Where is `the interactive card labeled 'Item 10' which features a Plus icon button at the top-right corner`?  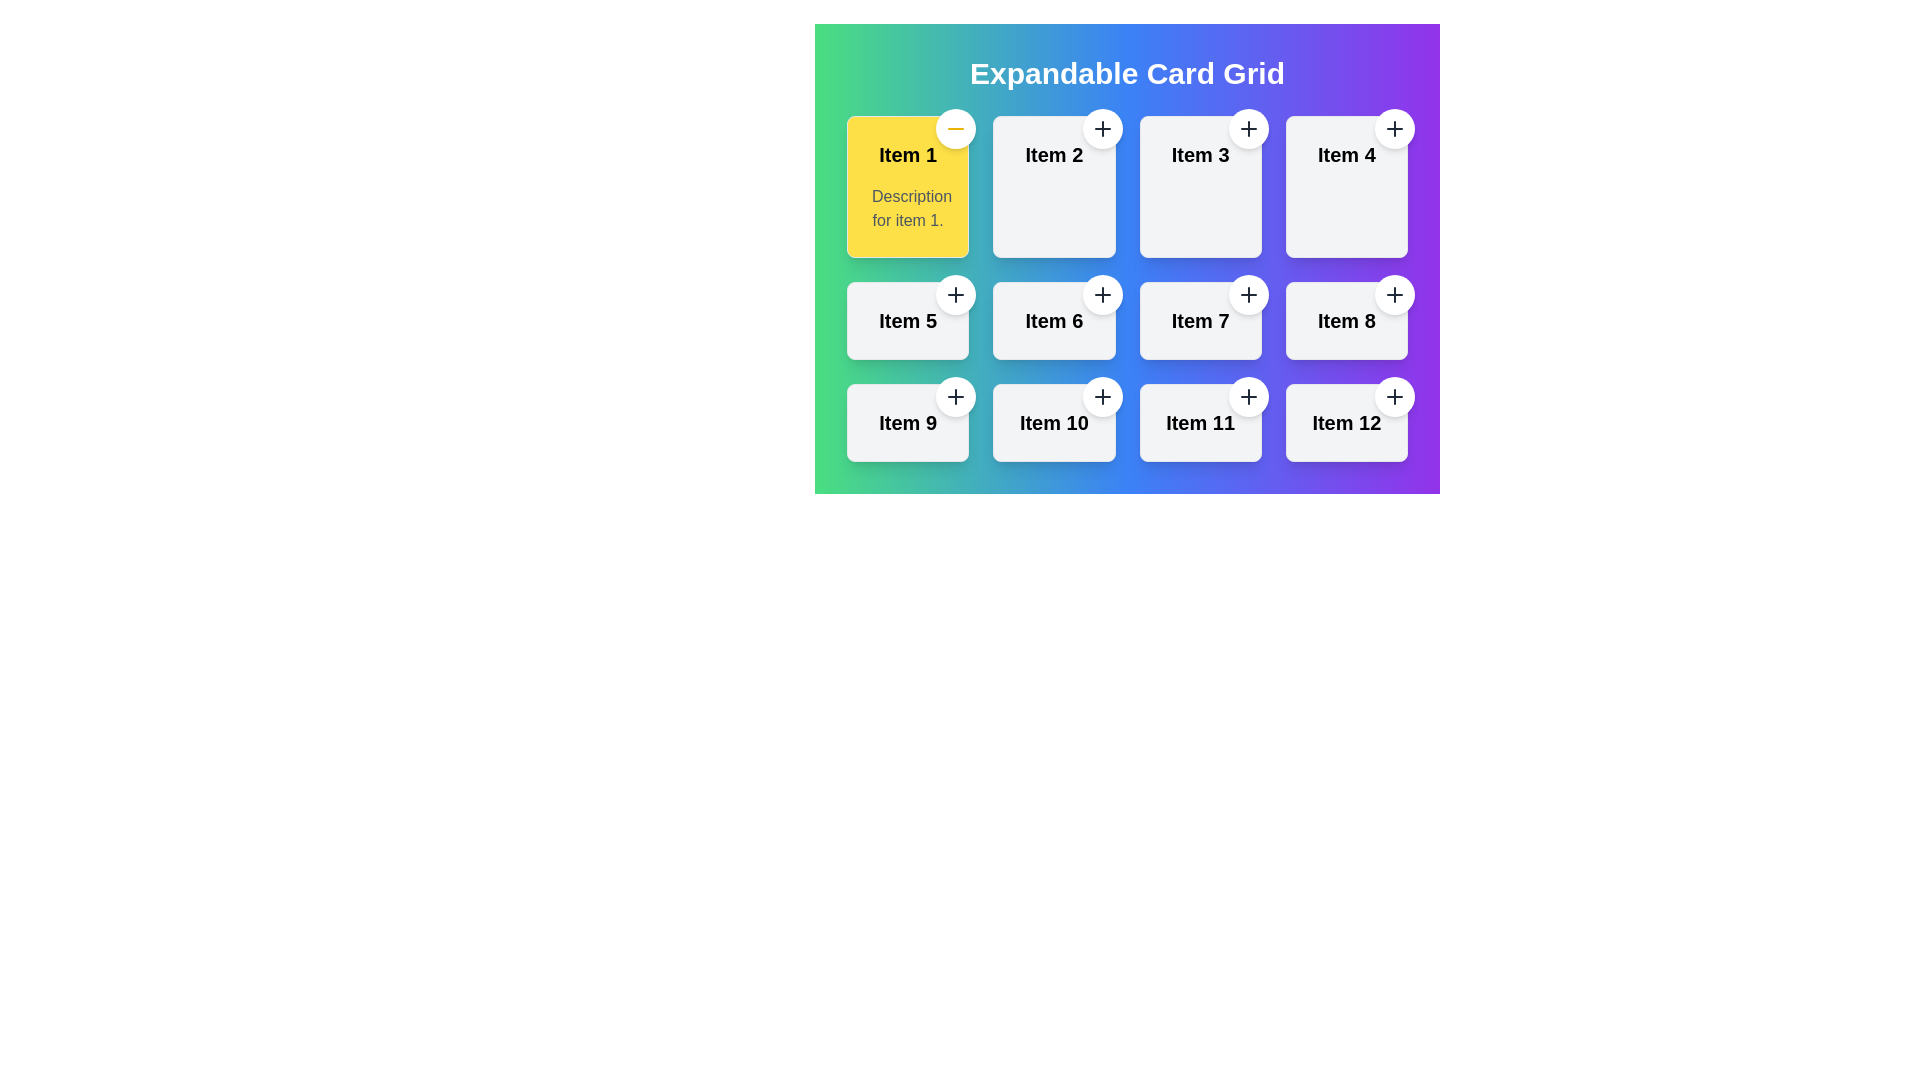
the interactive card labeled 'Item 10' which features a Plus icon button at the top-right corner is located at coordinates (1053, 422).